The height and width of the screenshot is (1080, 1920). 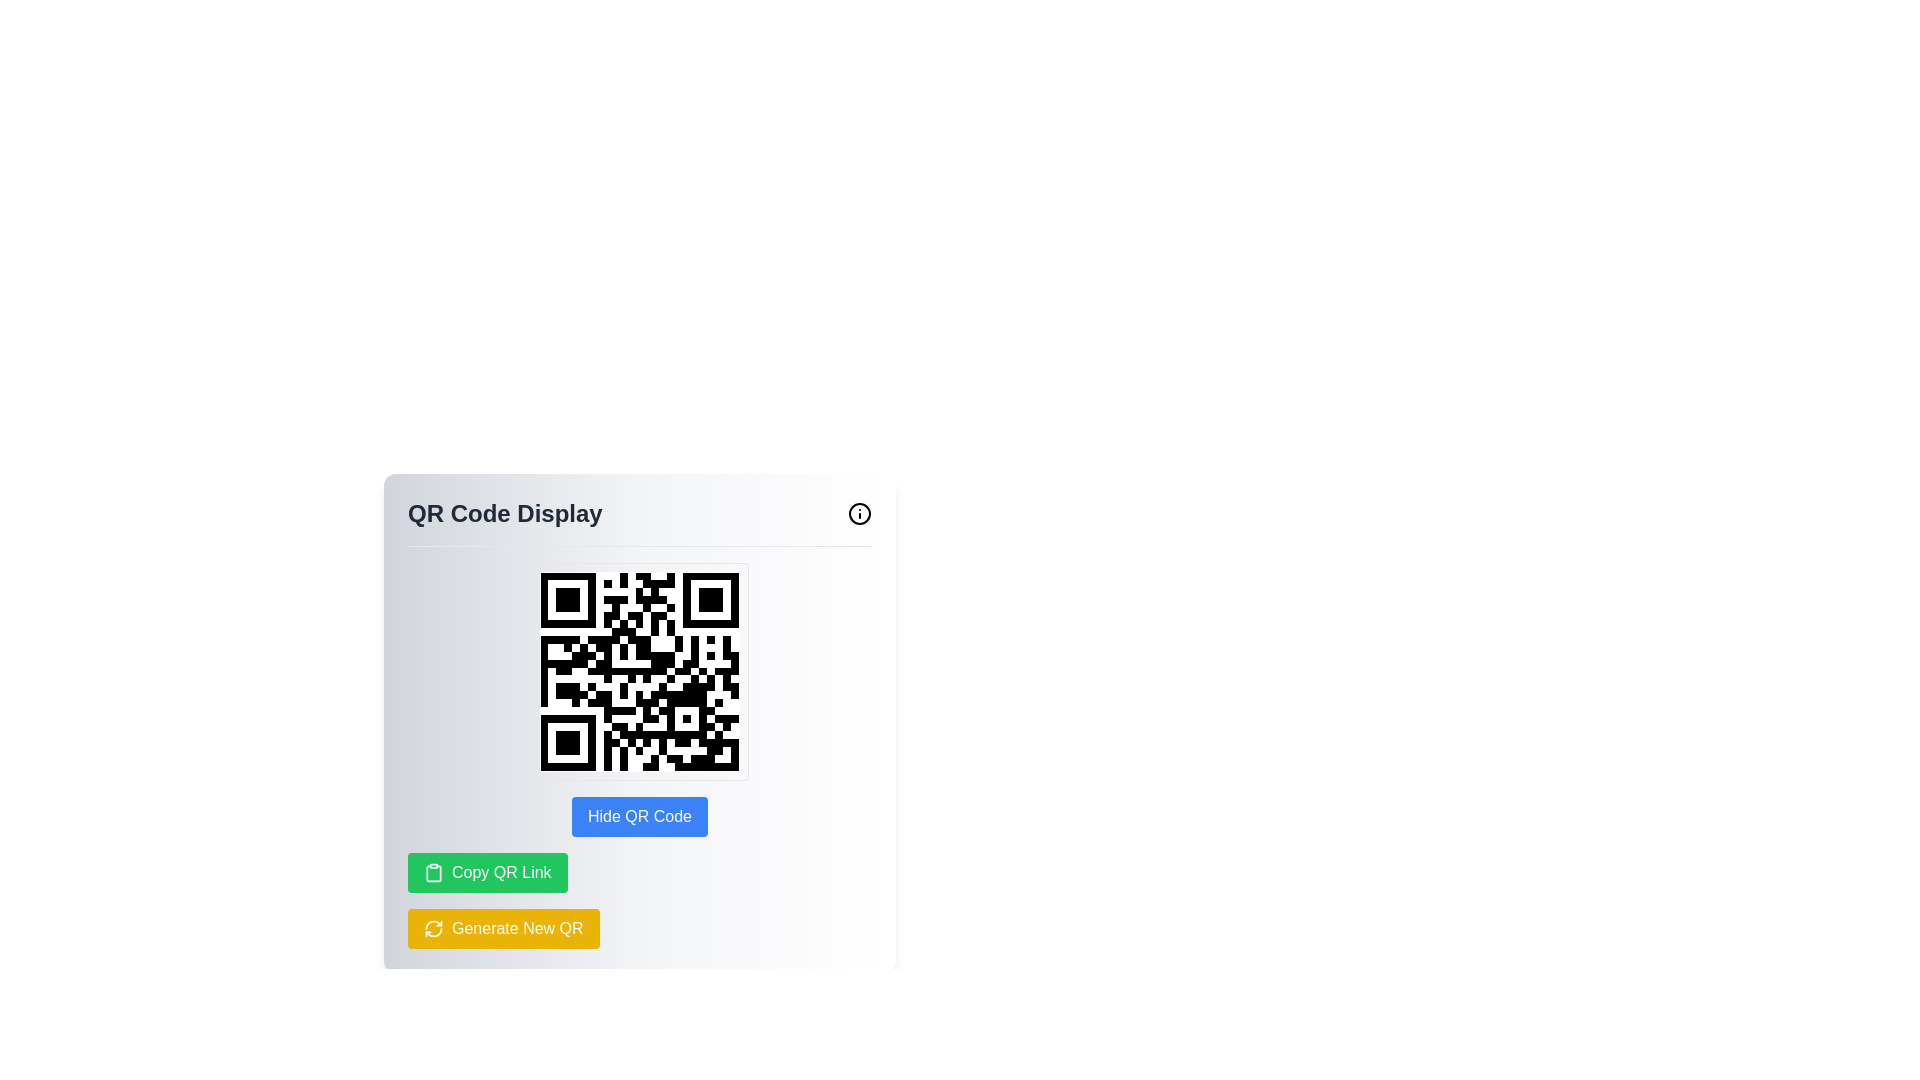 I want to click on the topmost button in the vertical arrangement to hide the currently displayed QR code, so click(x=638, y=817).